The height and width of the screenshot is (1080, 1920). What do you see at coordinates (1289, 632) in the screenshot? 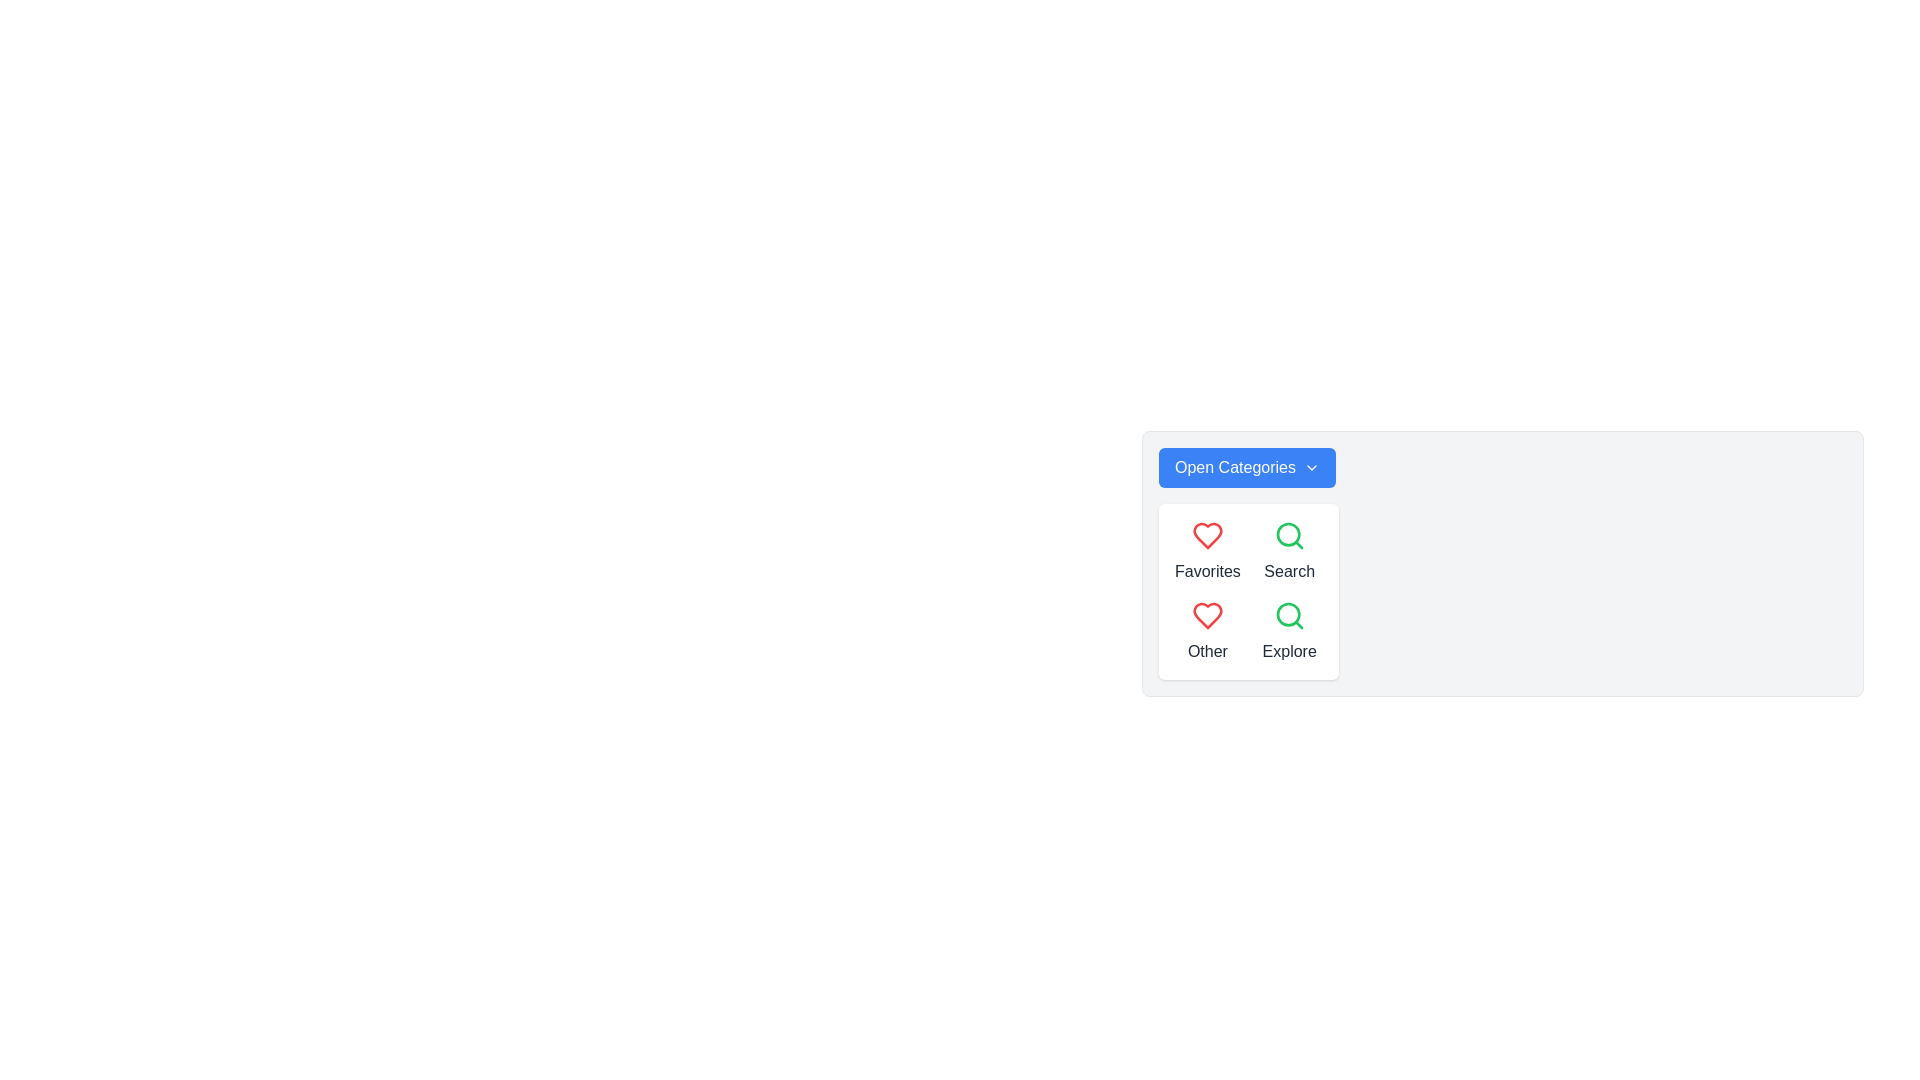
I see `the green-colored search icon above the text 'Explore'` at bounding box center [1289, 632].